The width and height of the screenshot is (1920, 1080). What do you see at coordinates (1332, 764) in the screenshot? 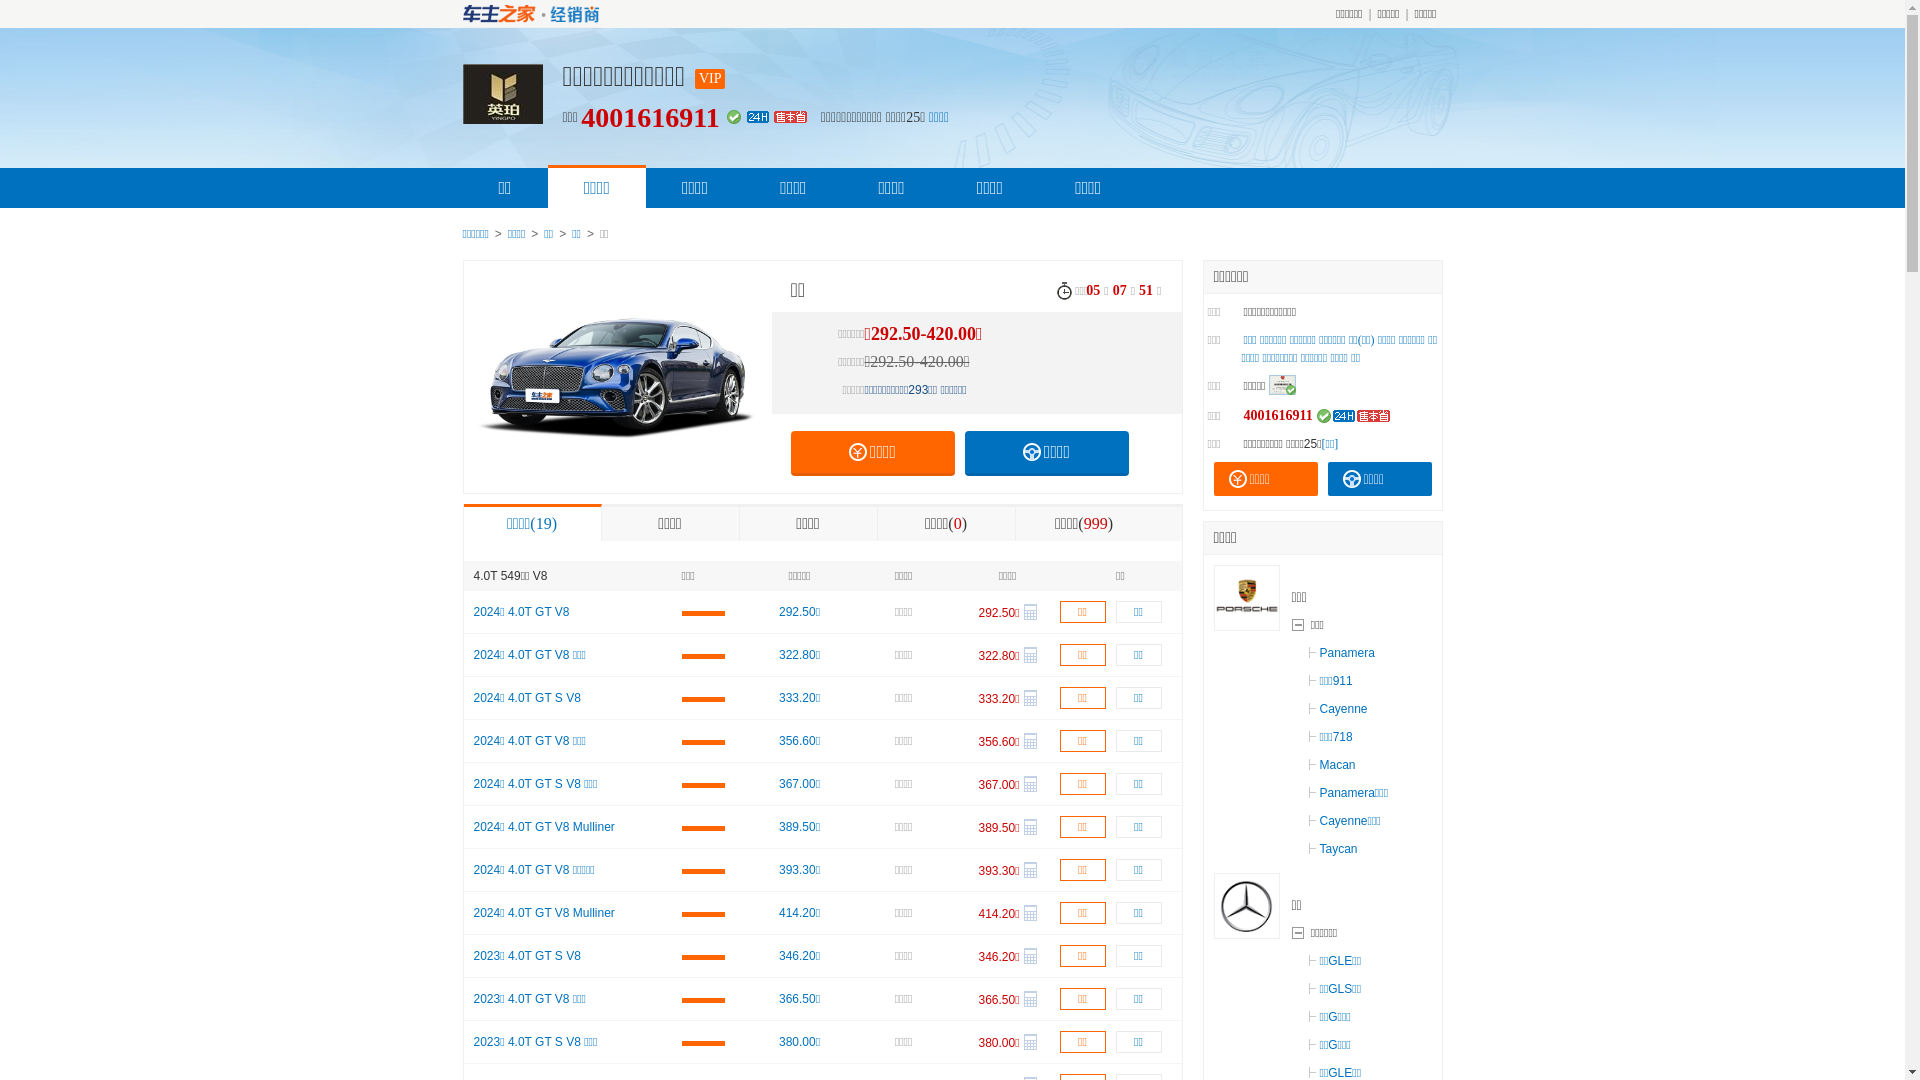
I see `'Macan'` at bounding box center [1332, 764].